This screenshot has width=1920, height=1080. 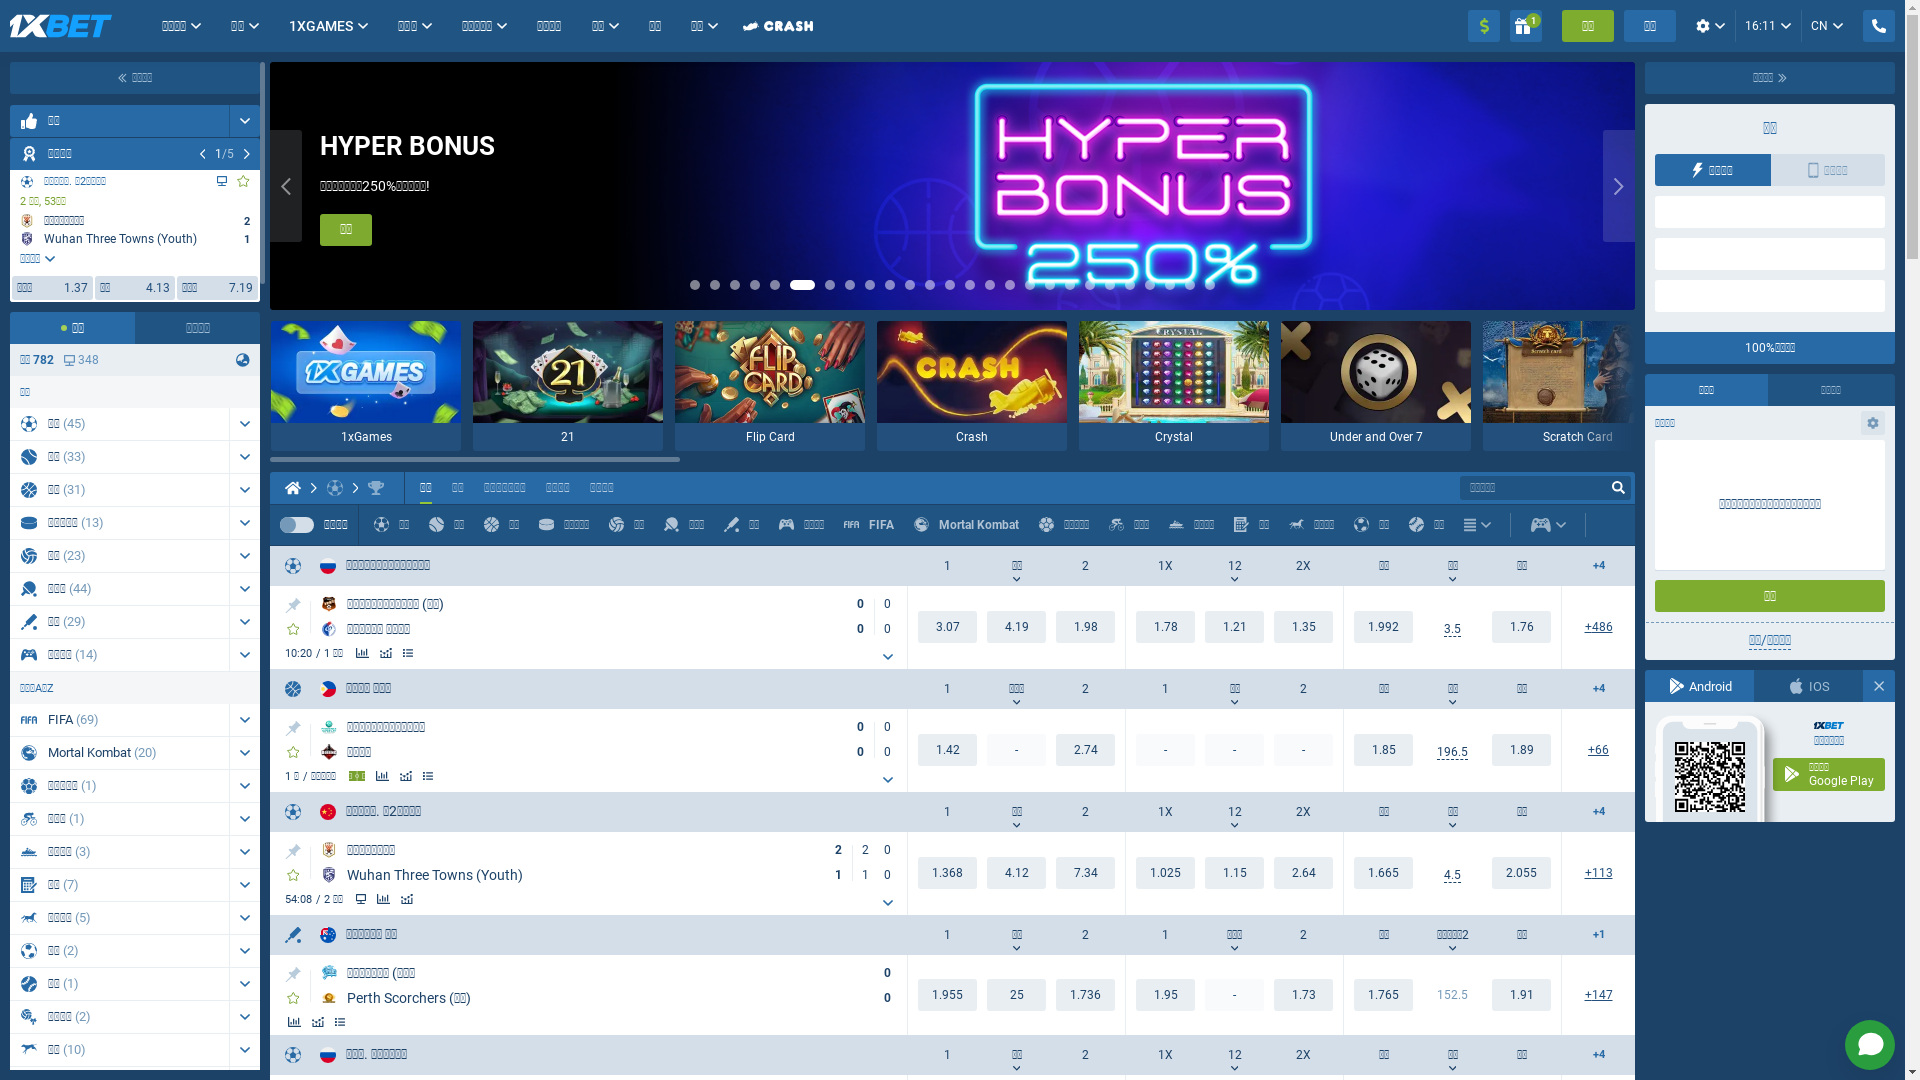 I want to click on '196.5', so click(x=1435, y=752).